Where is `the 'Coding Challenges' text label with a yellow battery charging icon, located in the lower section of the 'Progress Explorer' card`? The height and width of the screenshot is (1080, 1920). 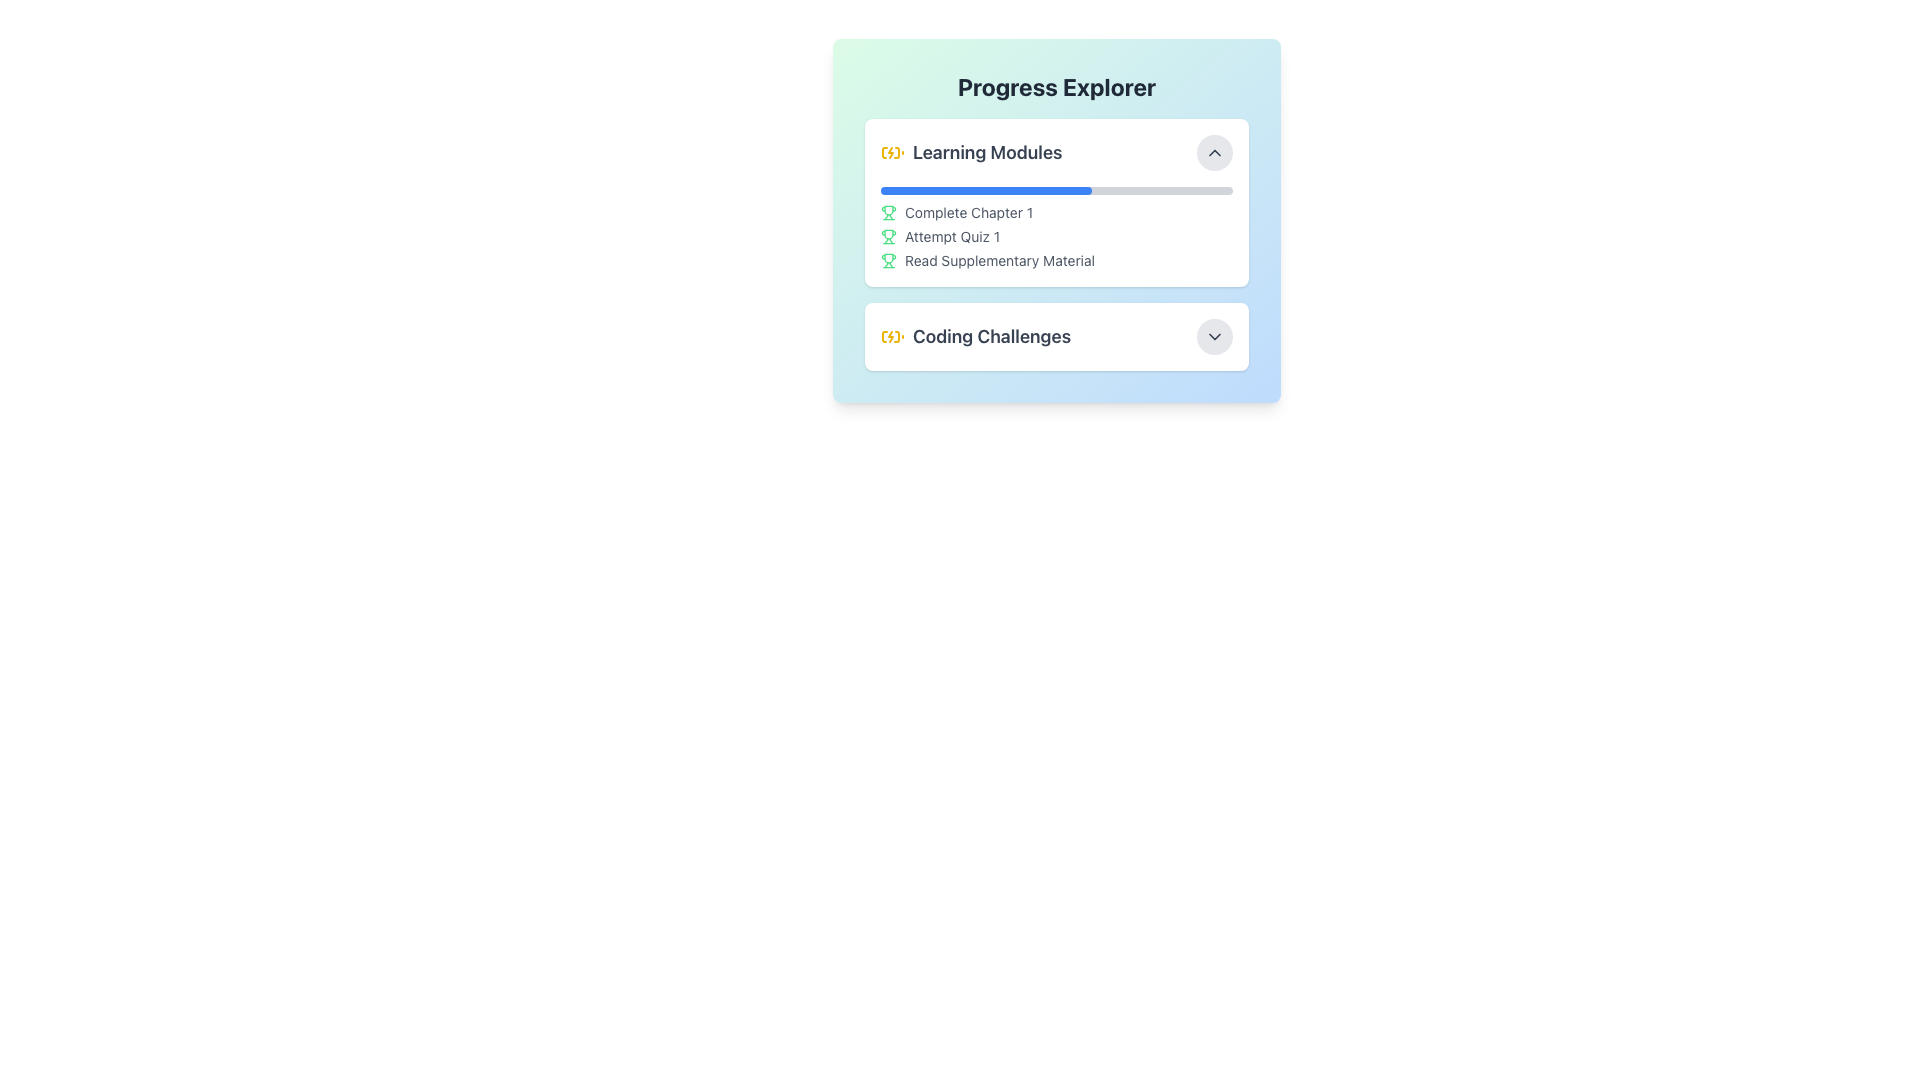 the 'Coding Challenges' text label with a yellow battery charging icon, located in the lower section of the 'Progress Explorer' card is located at coordinates (976, 335).